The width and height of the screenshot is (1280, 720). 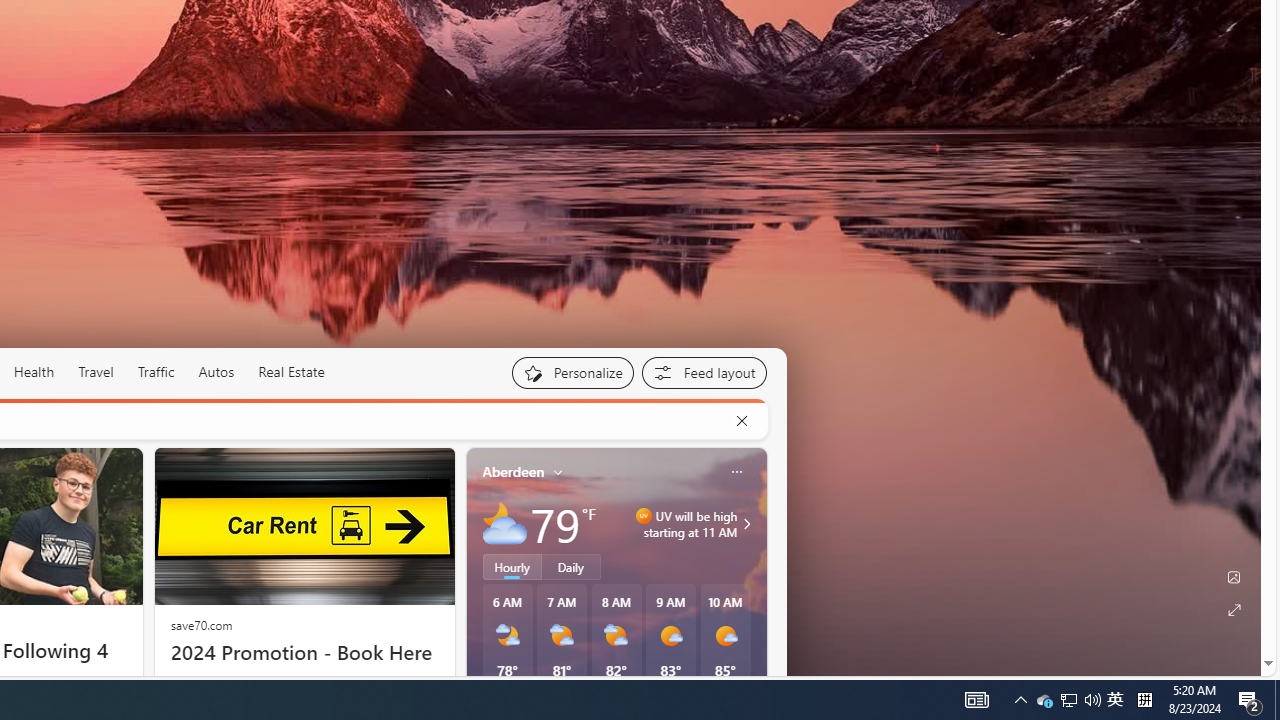 What do you see at coordinates (570, 567) in the screenshot?
I see `'Daily'` at bounding box center [570, 567].